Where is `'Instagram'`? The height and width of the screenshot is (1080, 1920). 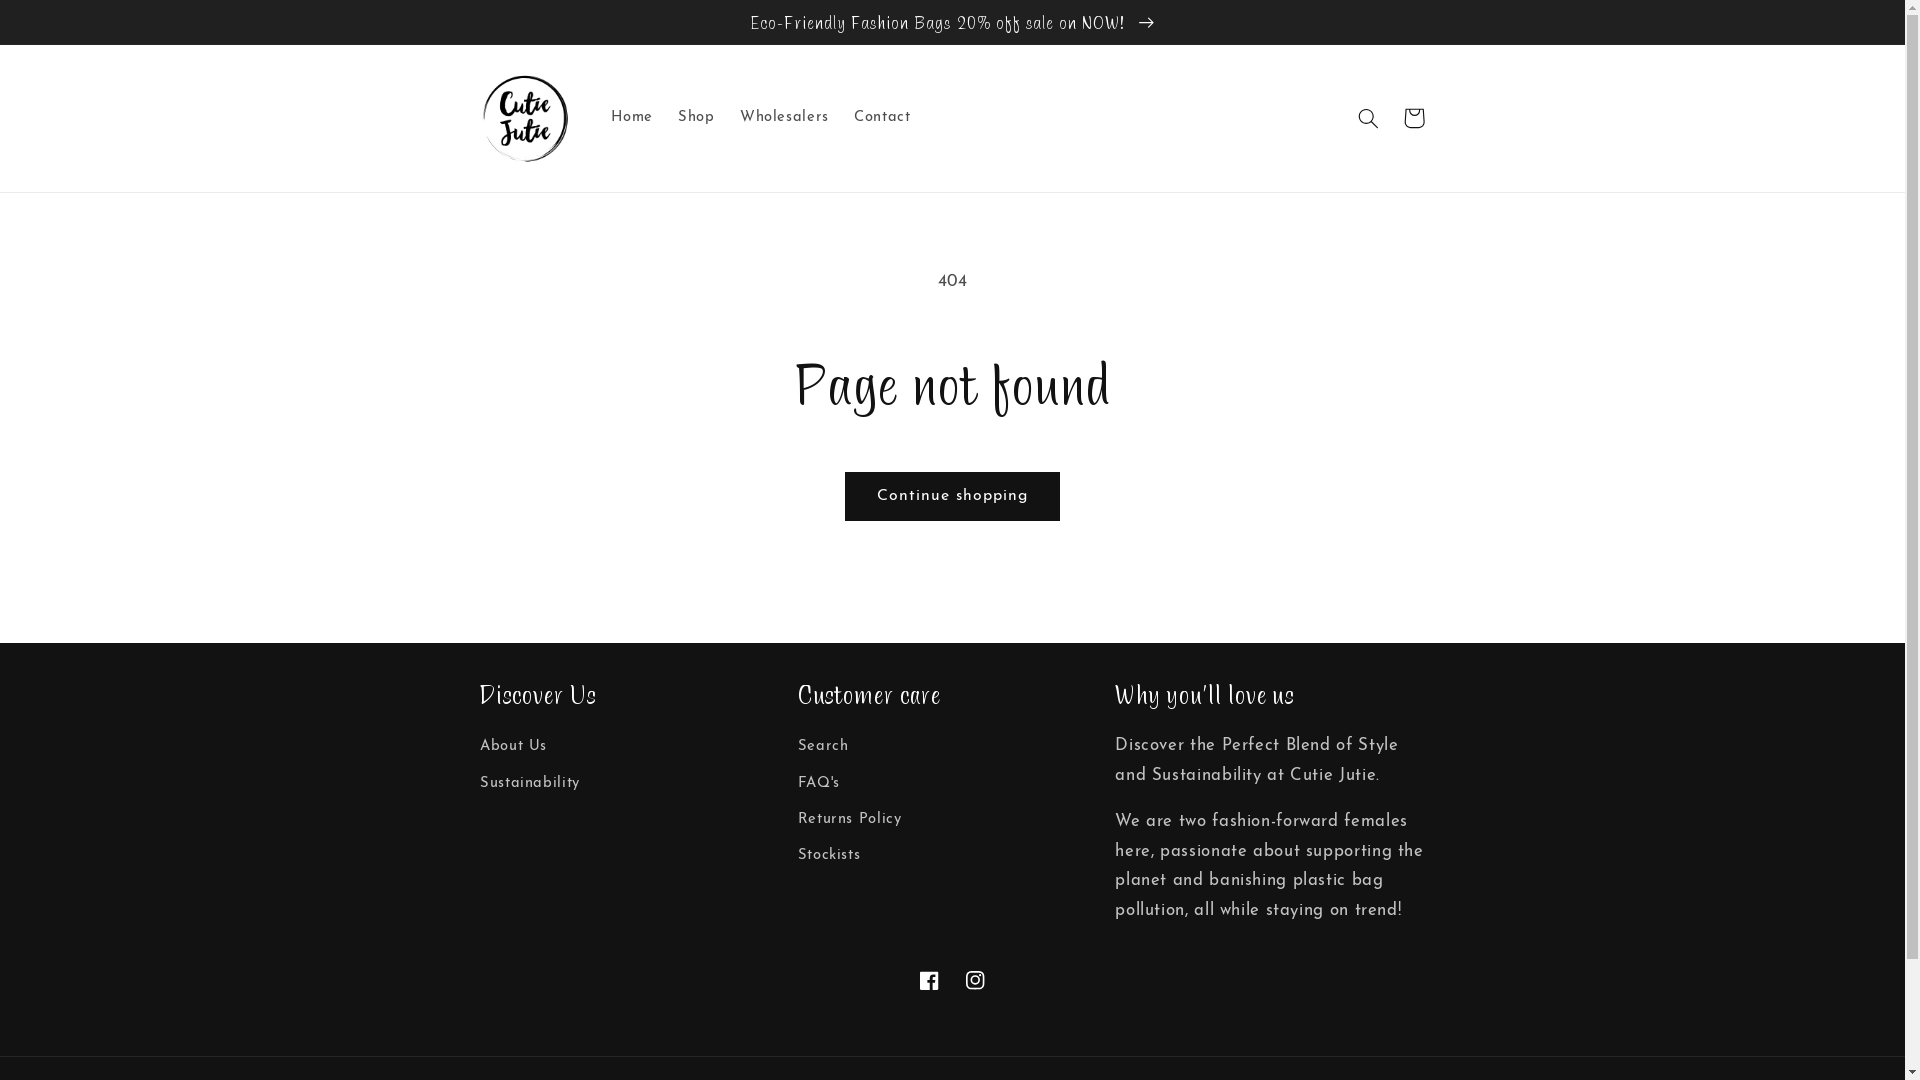
'Instagram' is located at coordinates (974, 978).